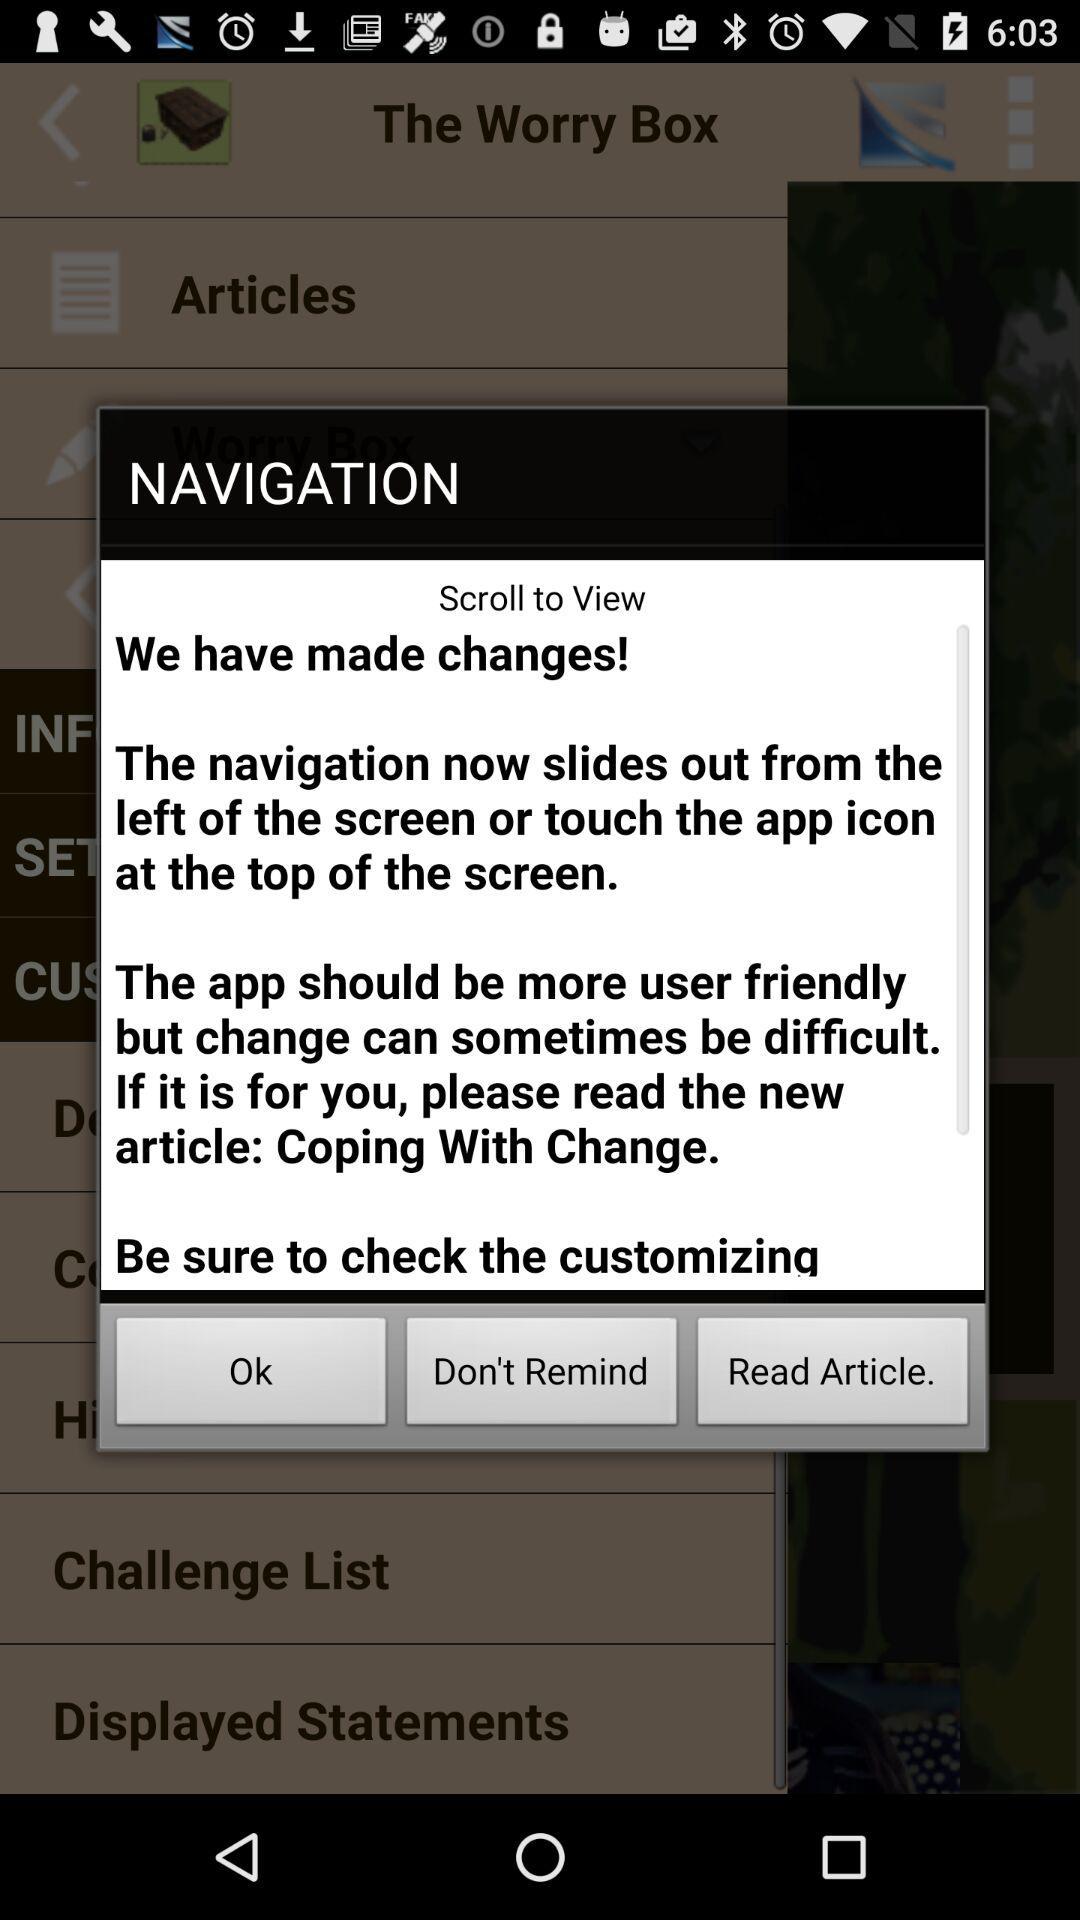  Describe the element at coordinates (250, 1376) in the screenshot. I see `item below the we have made item` at that location.